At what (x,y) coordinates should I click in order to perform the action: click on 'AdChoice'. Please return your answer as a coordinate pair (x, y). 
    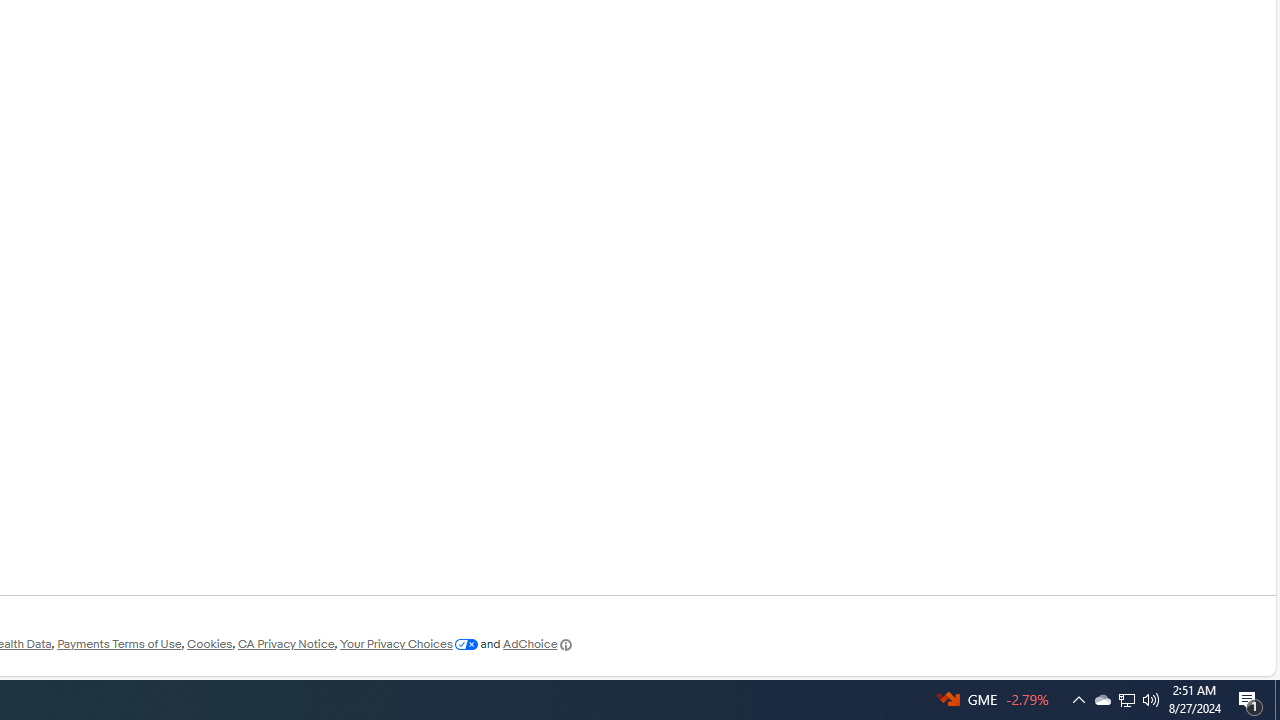
    Looking at the image, I should click on (538, 644).